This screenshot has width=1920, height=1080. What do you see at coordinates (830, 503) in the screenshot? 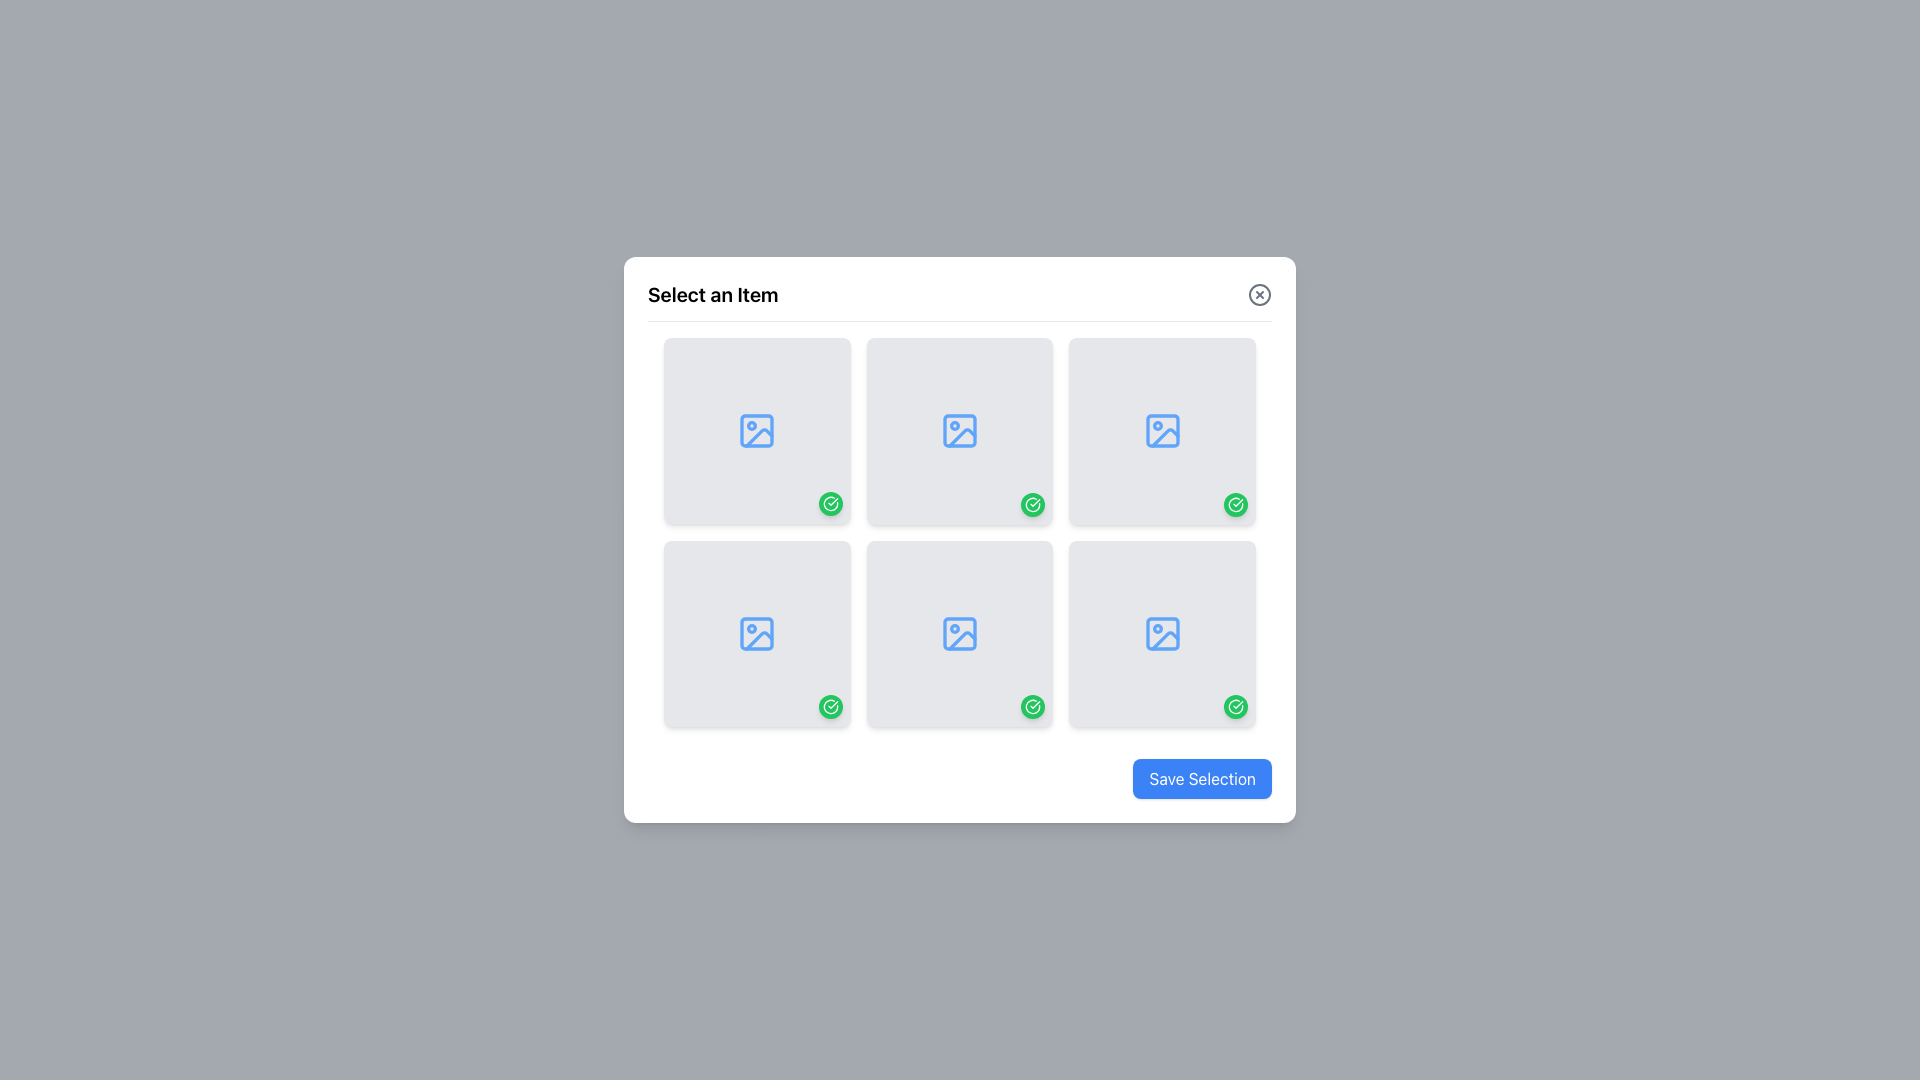
I see `the validation icon located in the bottom-right corner of the cell in the first row and second column of the grid, which indicates that the associated item is selected or marked as validated` at bounding box center [830, 503].